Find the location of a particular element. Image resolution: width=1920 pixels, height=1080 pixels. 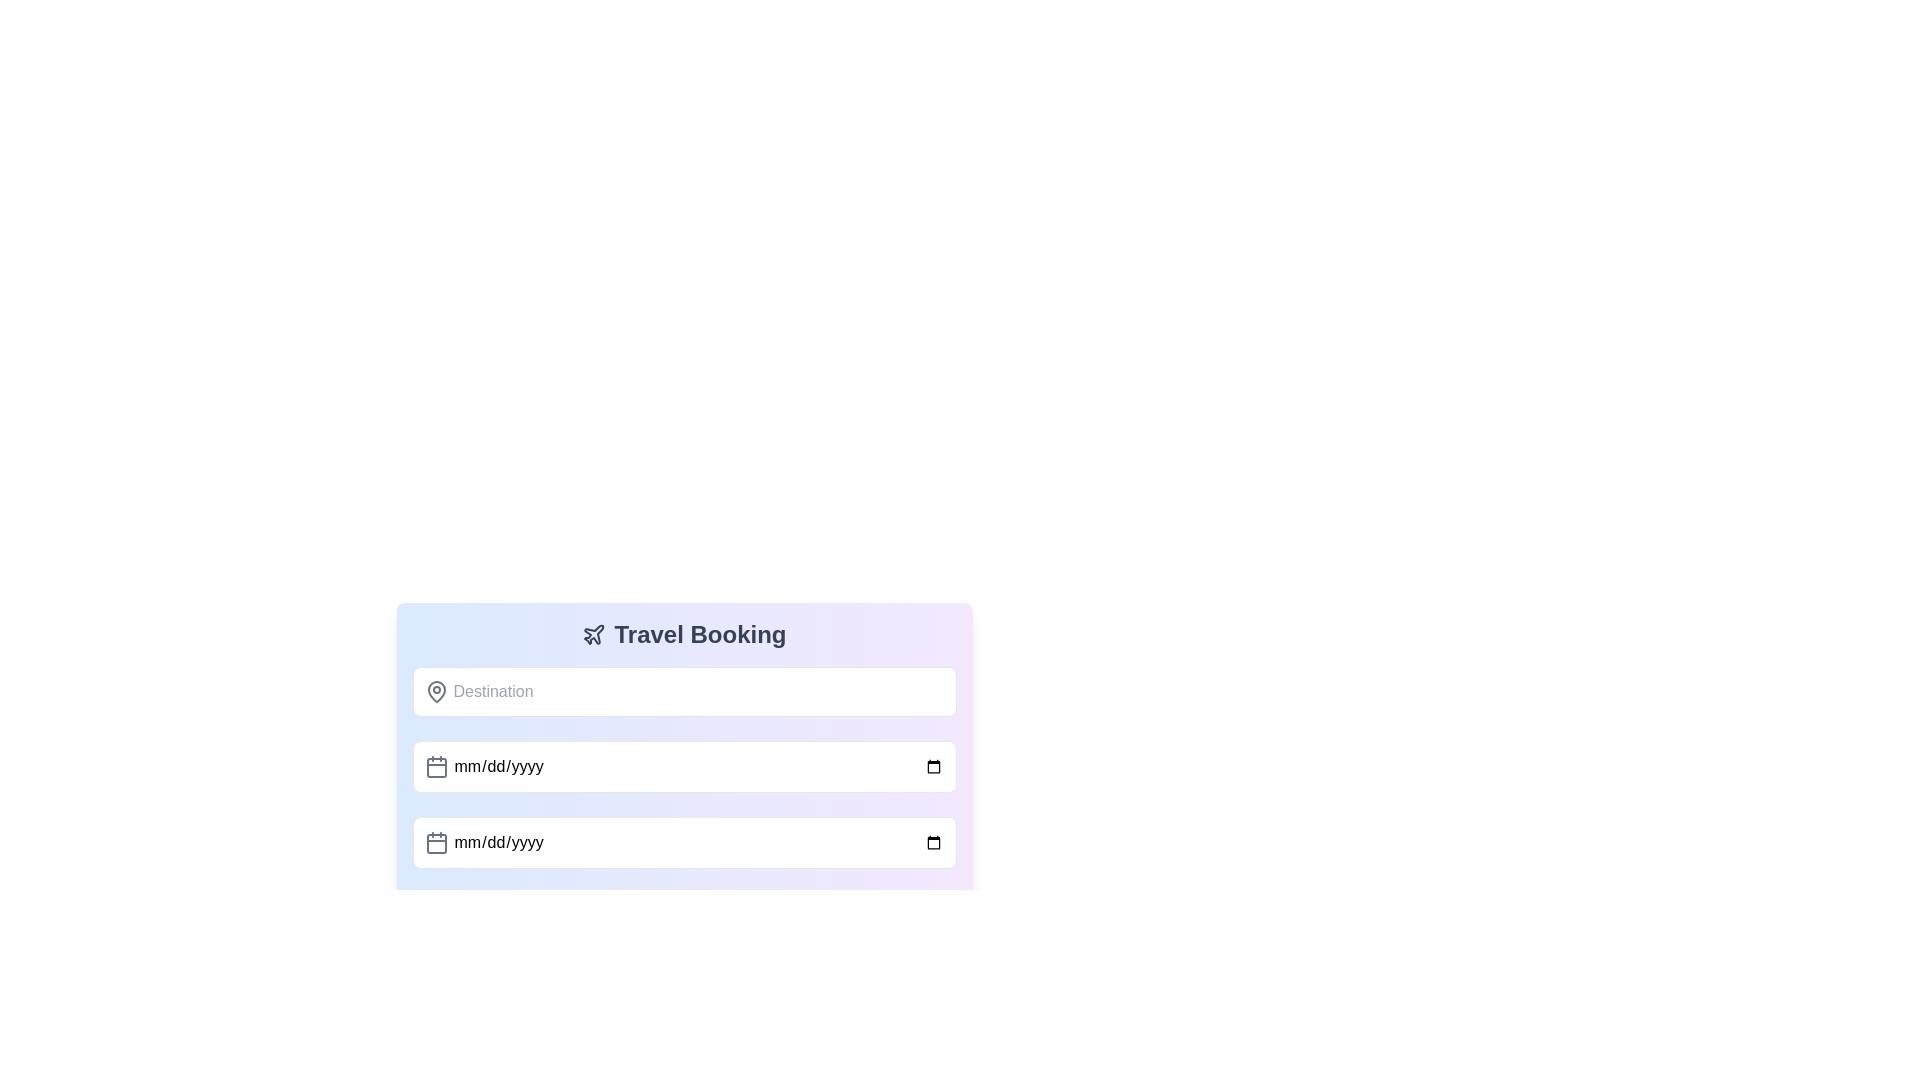

the calendar icon located near the lower input field within the 'Travel Booking' form is located at coordinates (435, 844).